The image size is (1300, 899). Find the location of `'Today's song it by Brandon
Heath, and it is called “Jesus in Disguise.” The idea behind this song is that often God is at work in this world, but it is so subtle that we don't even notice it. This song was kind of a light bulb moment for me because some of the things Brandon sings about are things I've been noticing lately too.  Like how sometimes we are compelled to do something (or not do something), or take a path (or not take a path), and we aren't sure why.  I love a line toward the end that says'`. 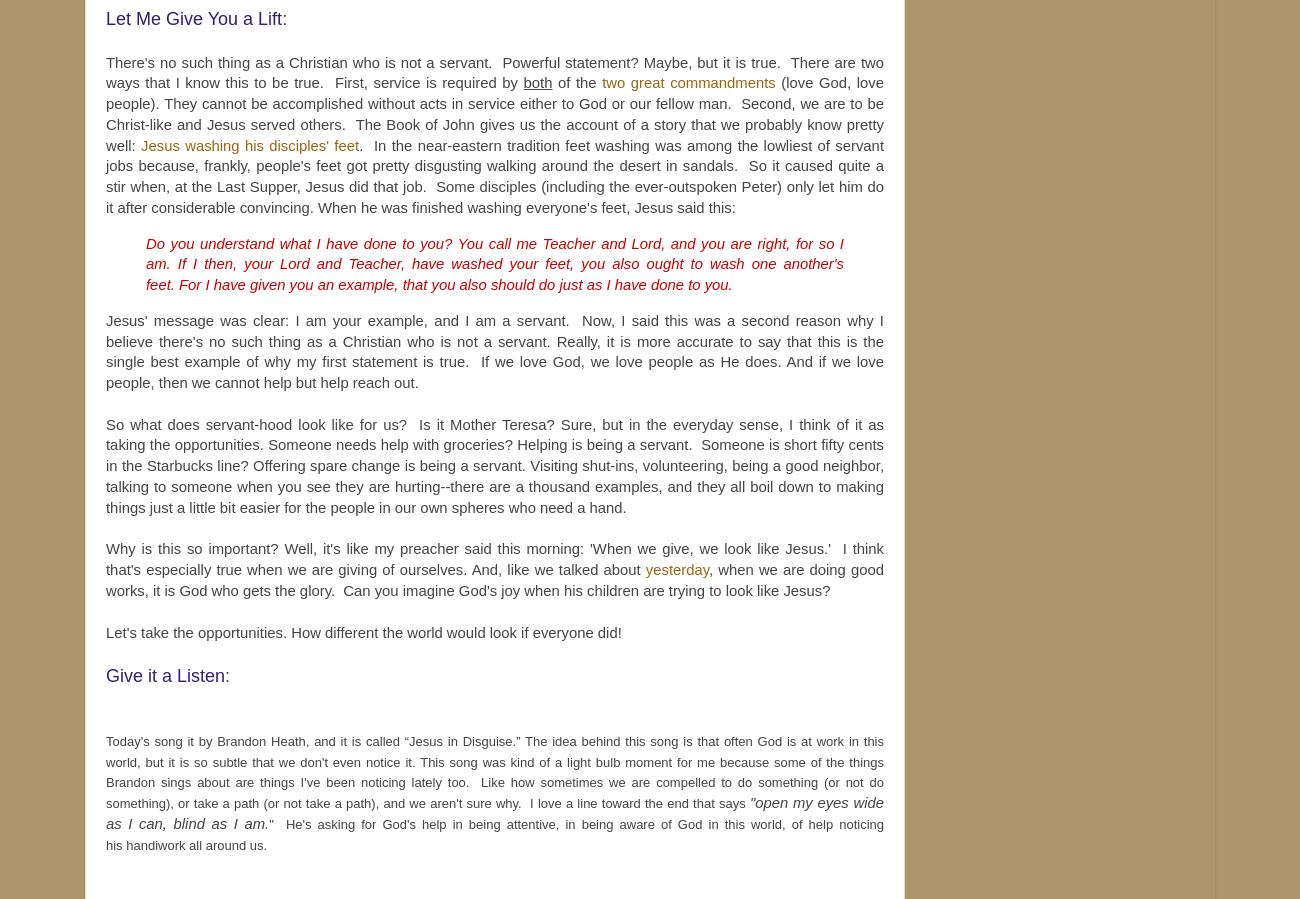

'Today's song it by Brandon
Heath, and it is called “Jesus in Disguise.” The idea behind this song is that often God is at work in this world, but it is so subtle that we don't even notice it. This song was kind of a light bulb moment for me because some of the things Brandon sings about are things I've been noticing lately too.  Like how sometimes we are compelled to do something (or not do something), or take a path (or not take a path), and we aren't sure why.  I love a line toward the end that says' is located at coordinates (495, 771).